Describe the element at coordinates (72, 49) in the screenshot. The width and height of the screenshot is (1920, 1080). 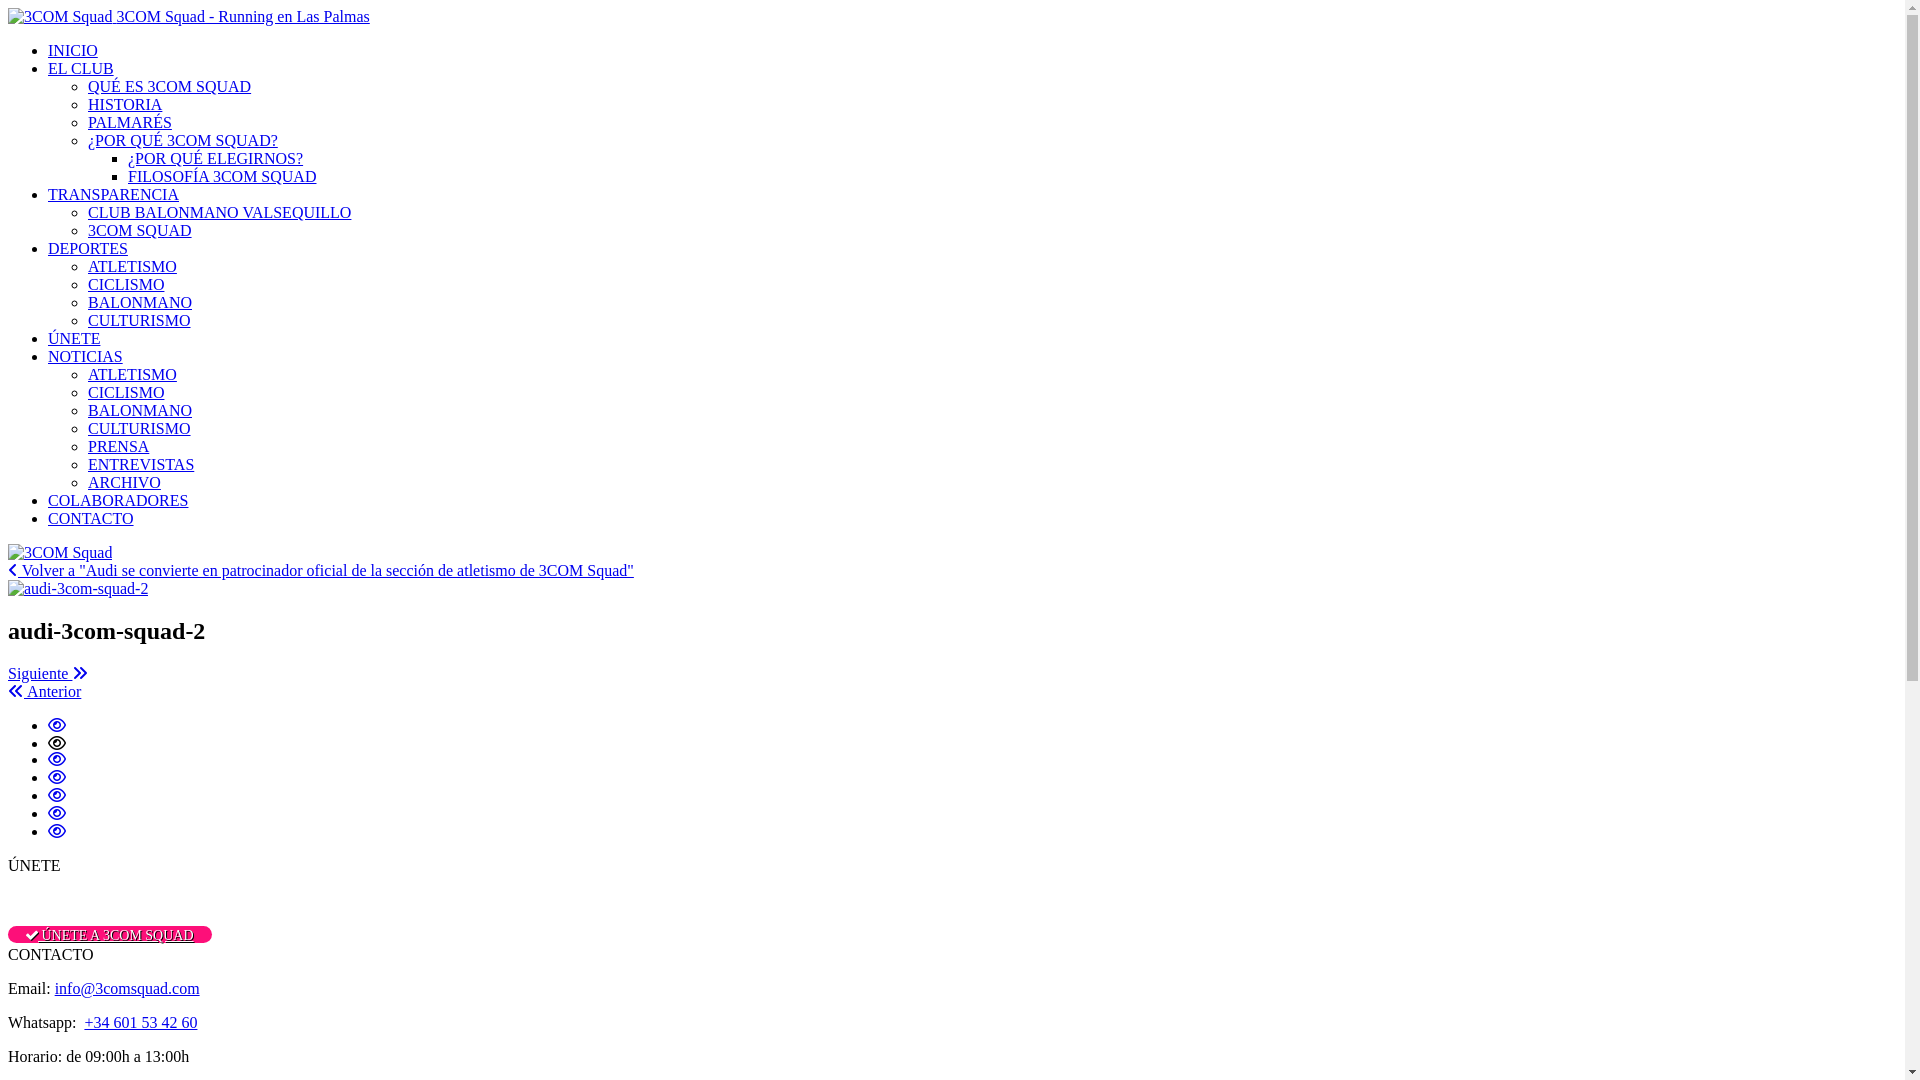
I see `'INICIO'` at that location.